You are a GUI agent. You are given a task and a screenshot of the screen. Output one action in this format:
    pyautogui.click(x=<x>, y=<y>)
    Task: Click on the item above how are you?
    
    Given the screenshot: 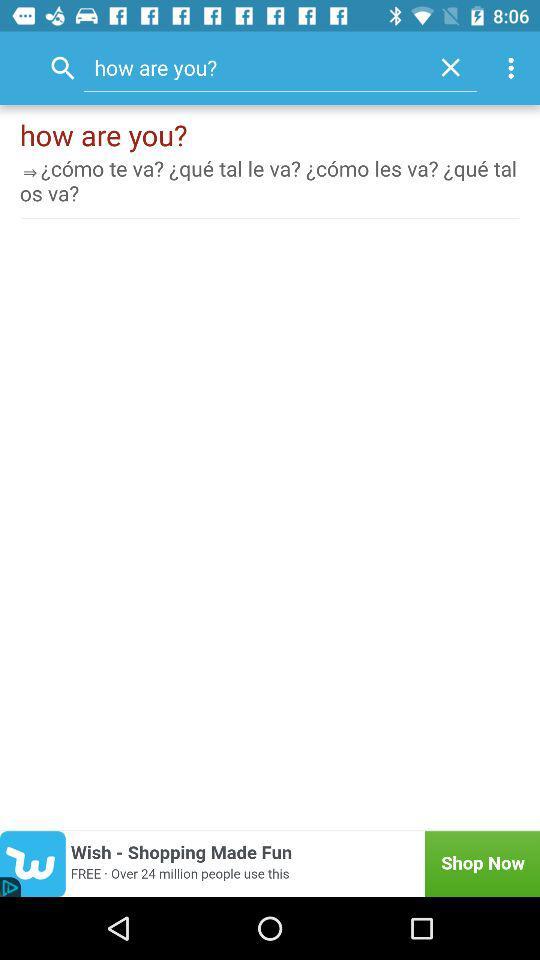 What is the action you would take?
    pyautogui.click(x=513, y=68)
    